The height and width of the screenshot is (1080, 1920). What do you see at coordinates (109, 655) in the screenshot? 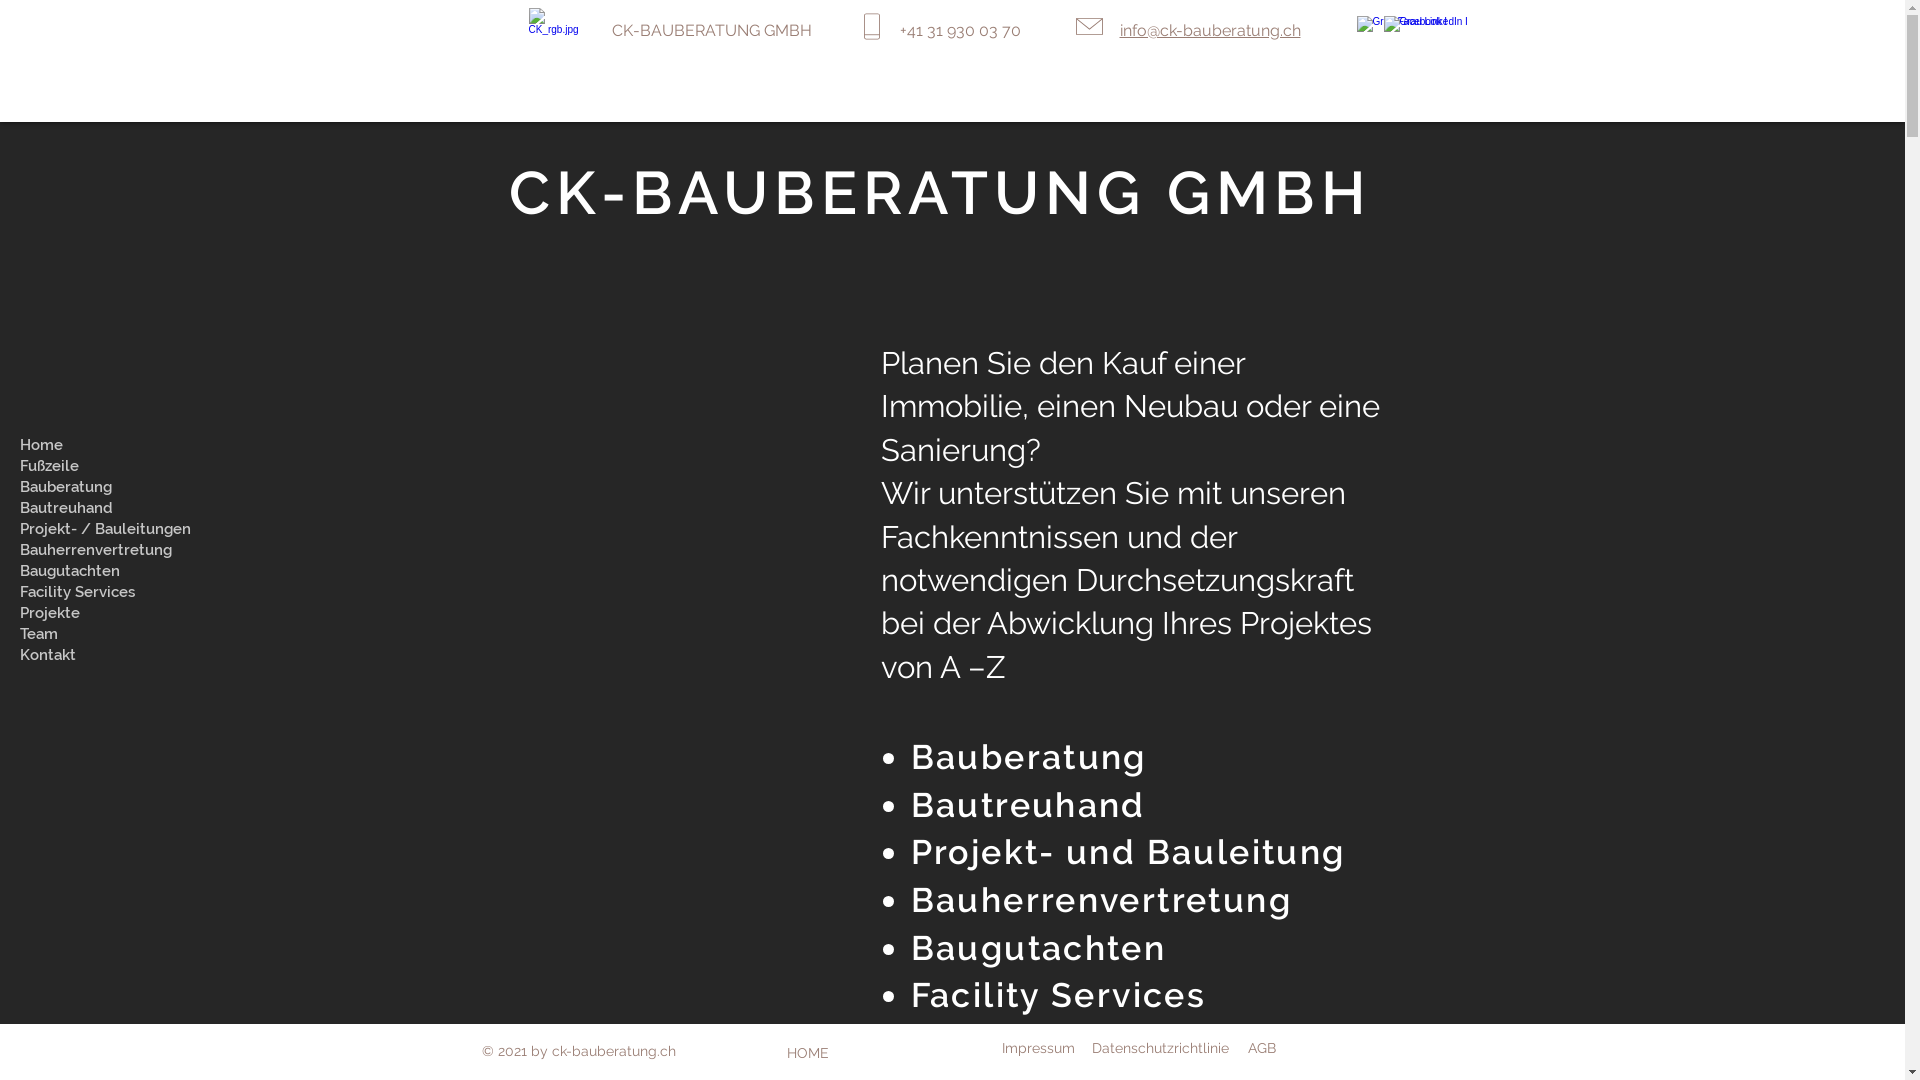
I see `'Kontakt'` at bounding box center [109, 655].